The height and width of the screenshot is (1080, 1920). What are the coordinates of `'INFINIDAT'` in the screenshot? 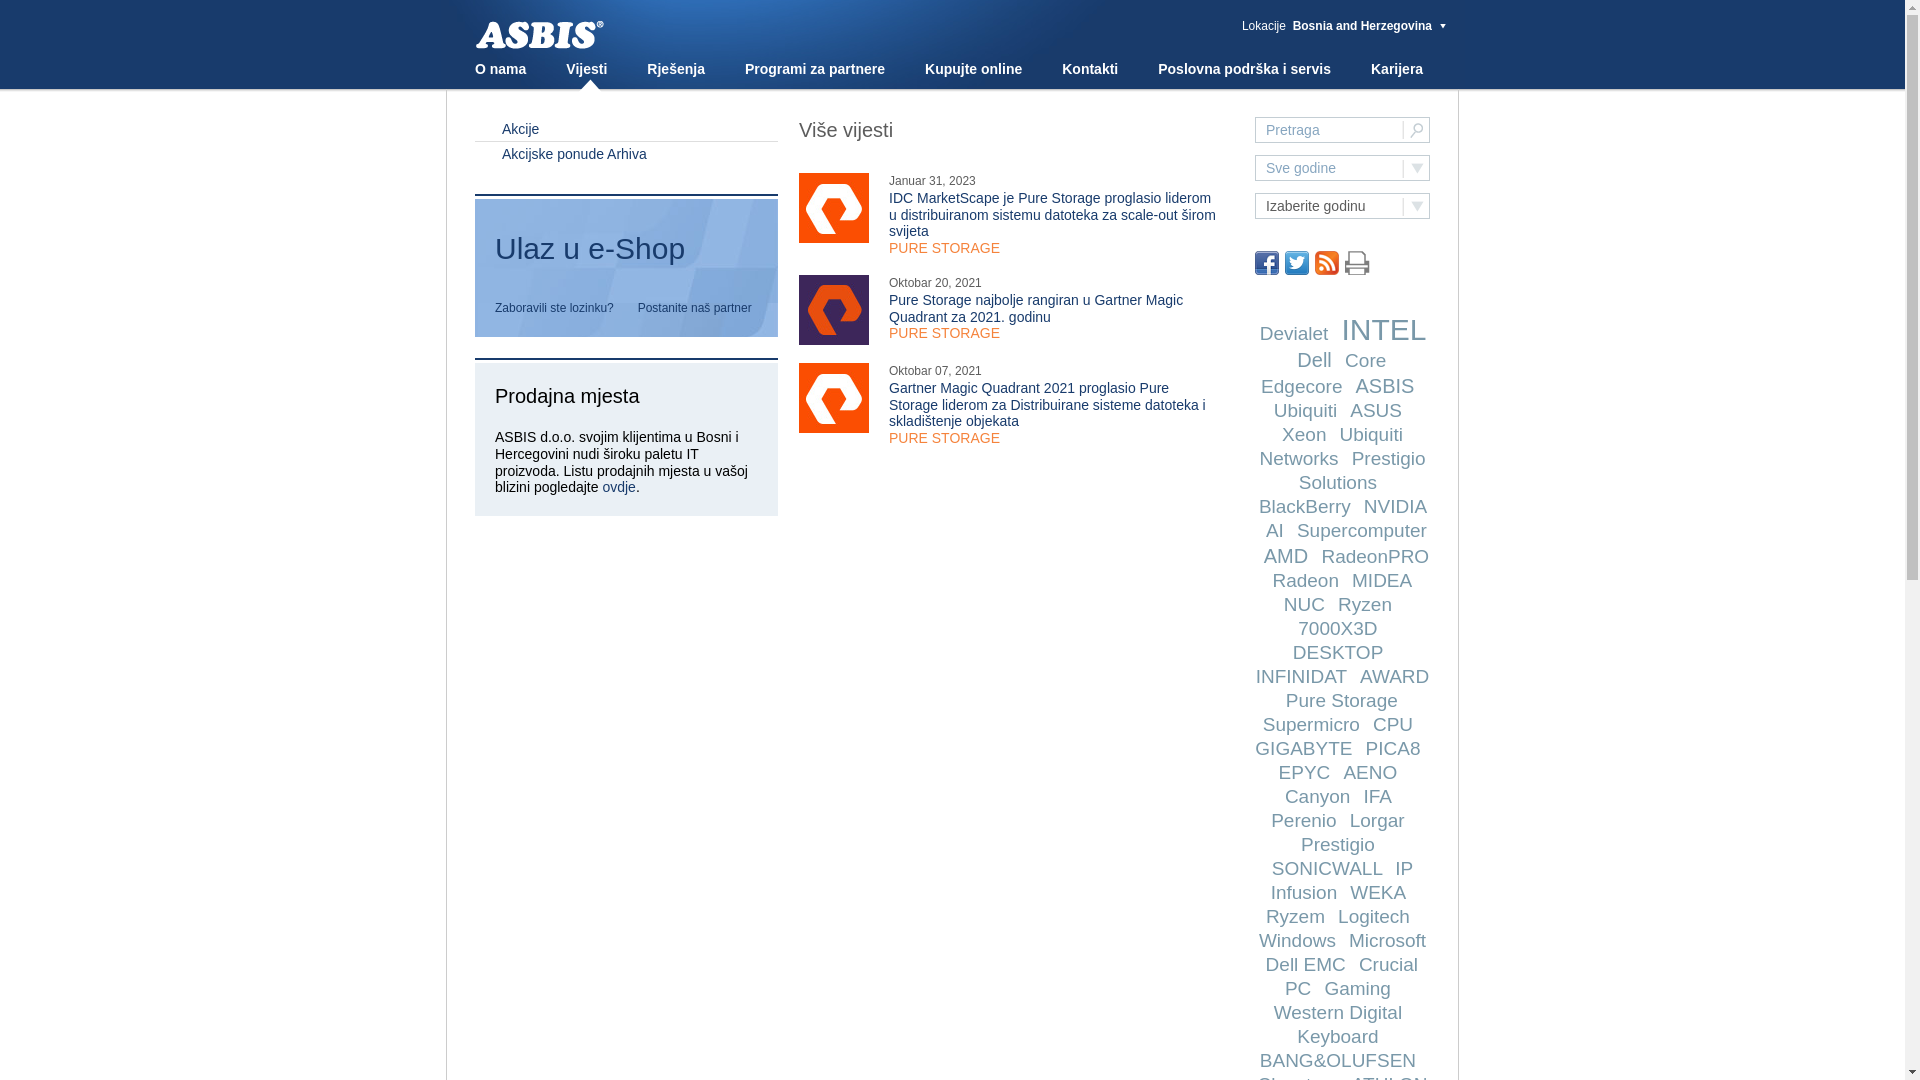 It's located at (1301, 675).